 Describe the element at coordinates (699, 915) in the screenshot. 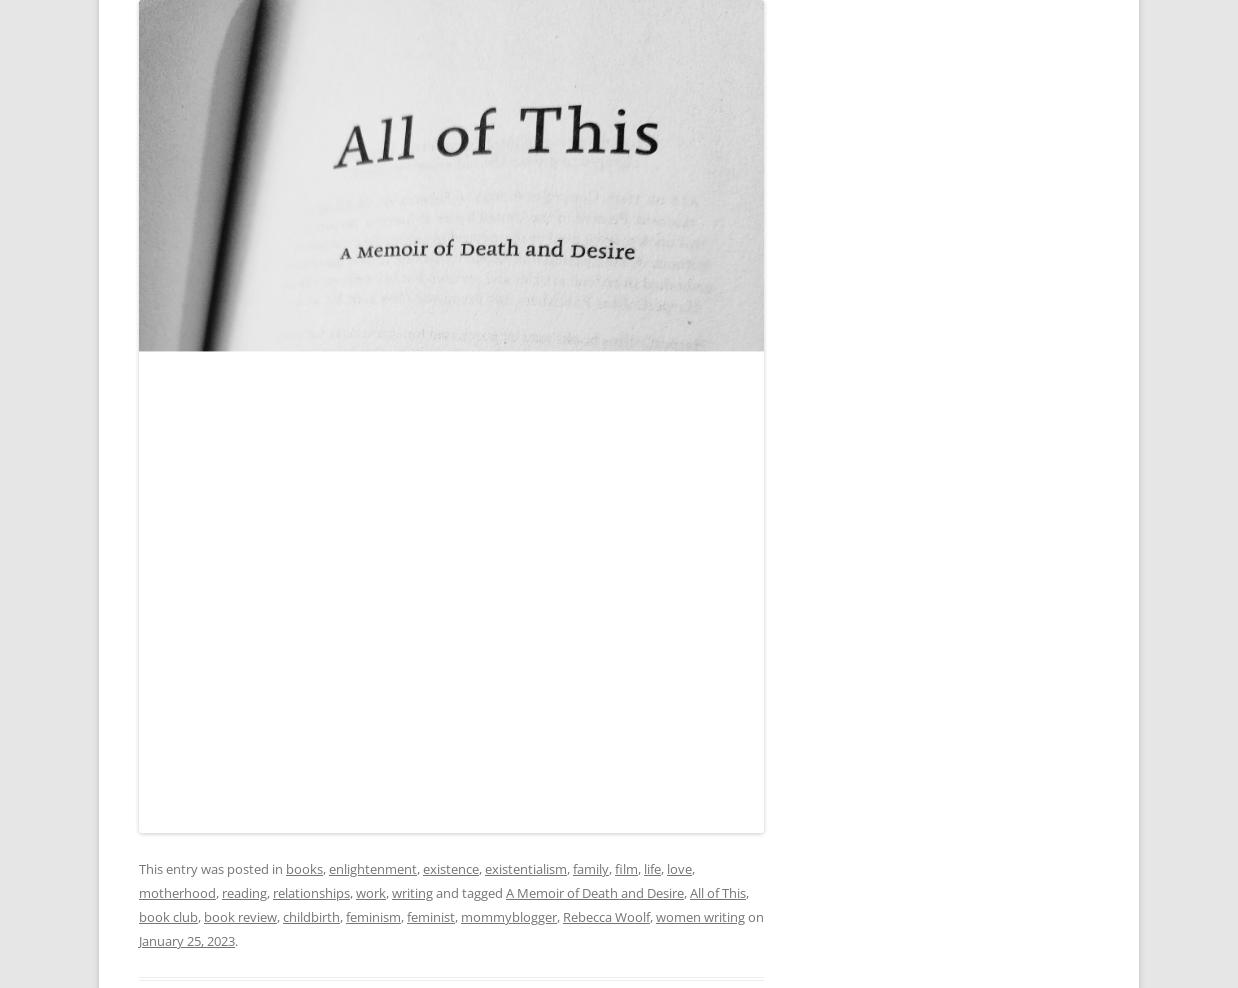

I see `'women writing'` at that location.